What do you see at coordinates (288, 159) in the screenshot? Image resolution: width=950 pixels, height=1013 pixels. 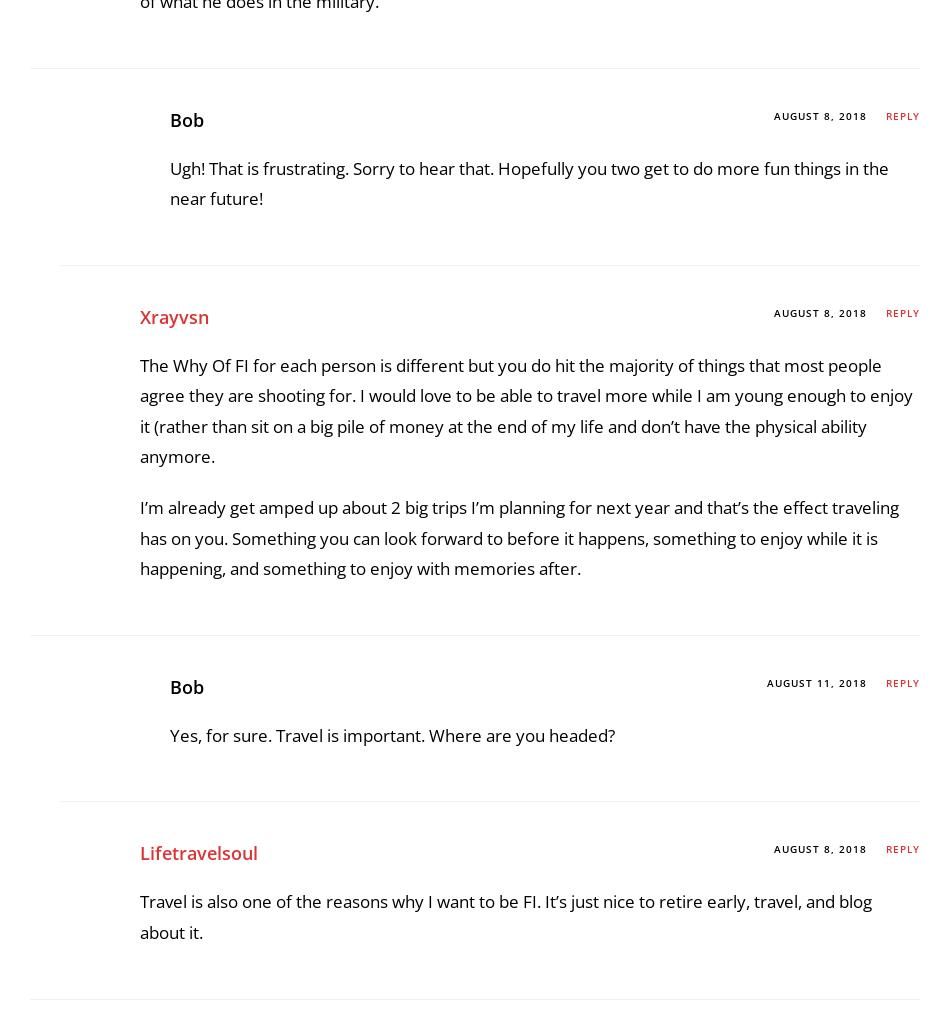 I see `'Bob Haegele'` at bounding box center [288, 159].